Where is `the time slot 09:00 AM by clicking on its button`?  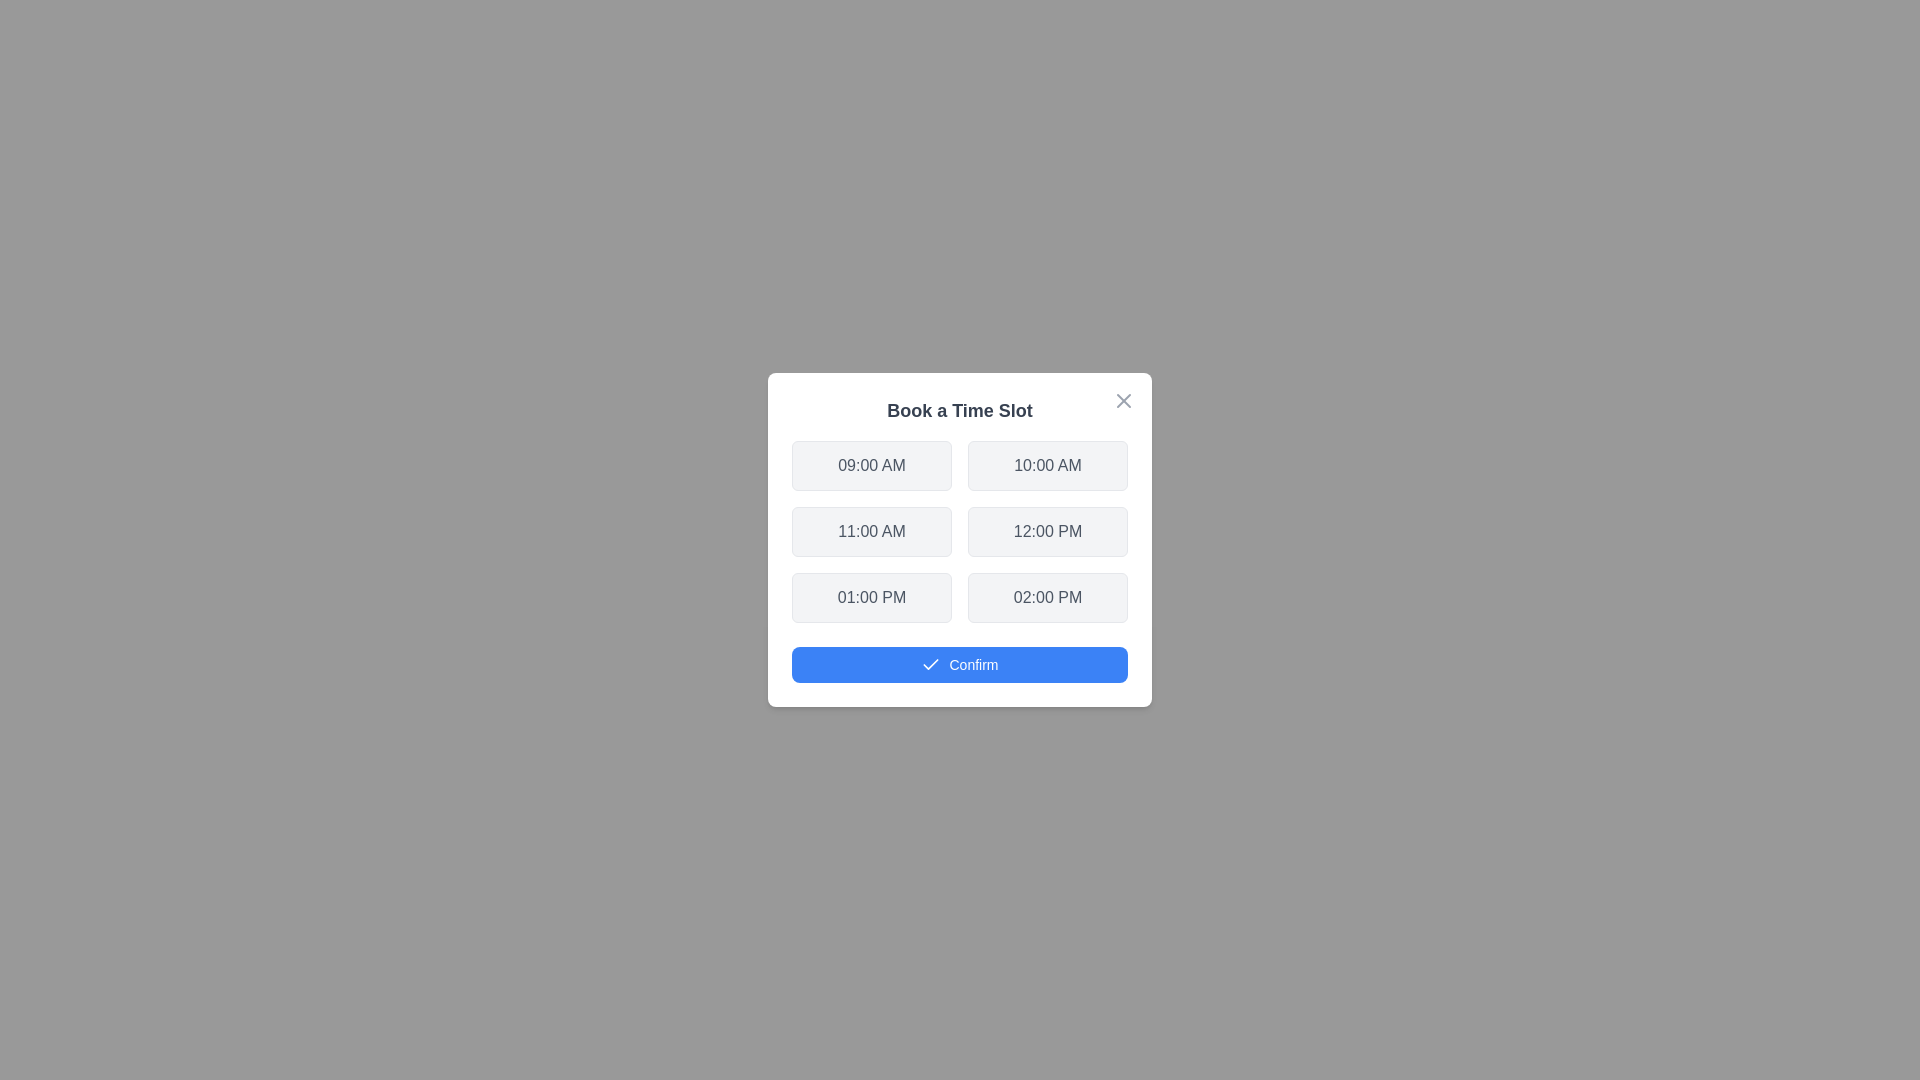
the time slot 09:00 AM by clicking on its button is located at coordinates (872, 466).